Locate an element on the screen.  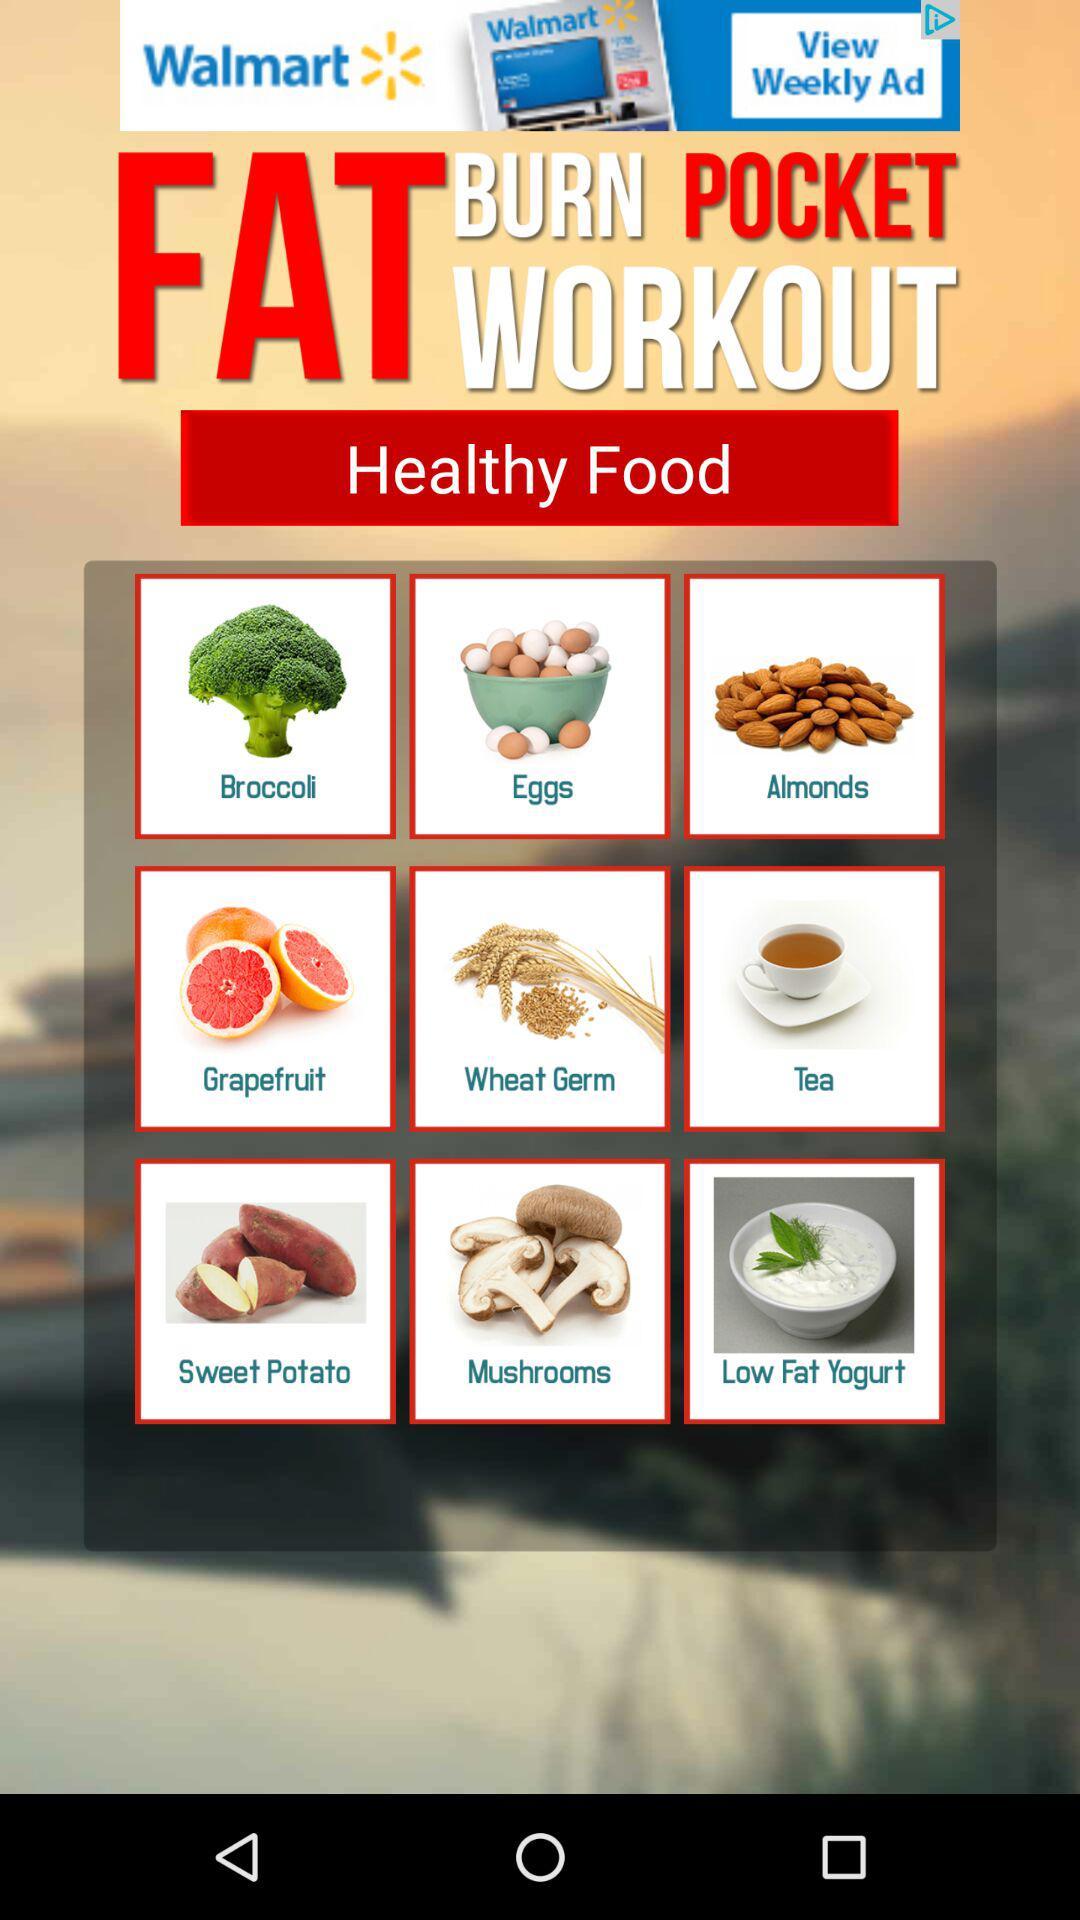
click the healthy food option is located at coordinates (538, 466).